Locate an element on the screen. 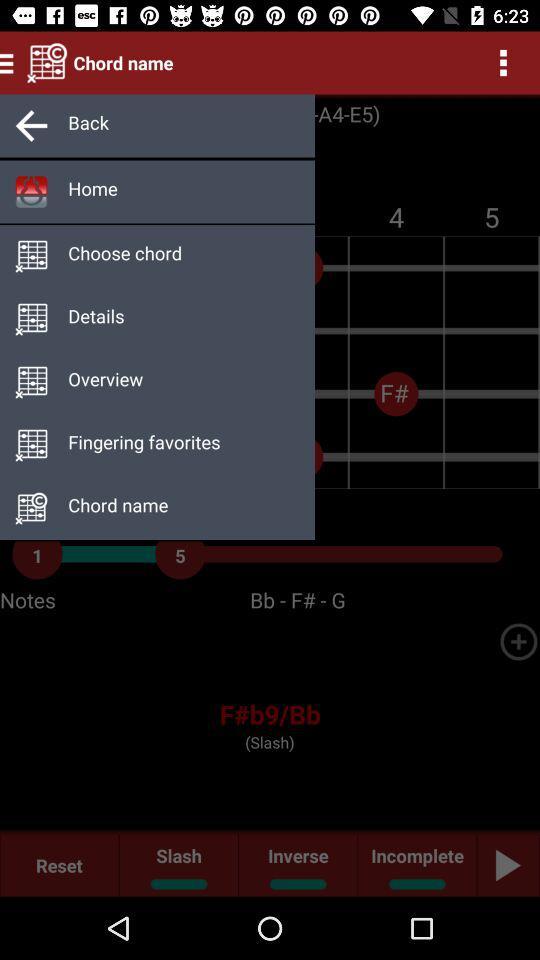 The width and height of the screenshot is (540, 960). the add icon is located at coordinates (518, 640).